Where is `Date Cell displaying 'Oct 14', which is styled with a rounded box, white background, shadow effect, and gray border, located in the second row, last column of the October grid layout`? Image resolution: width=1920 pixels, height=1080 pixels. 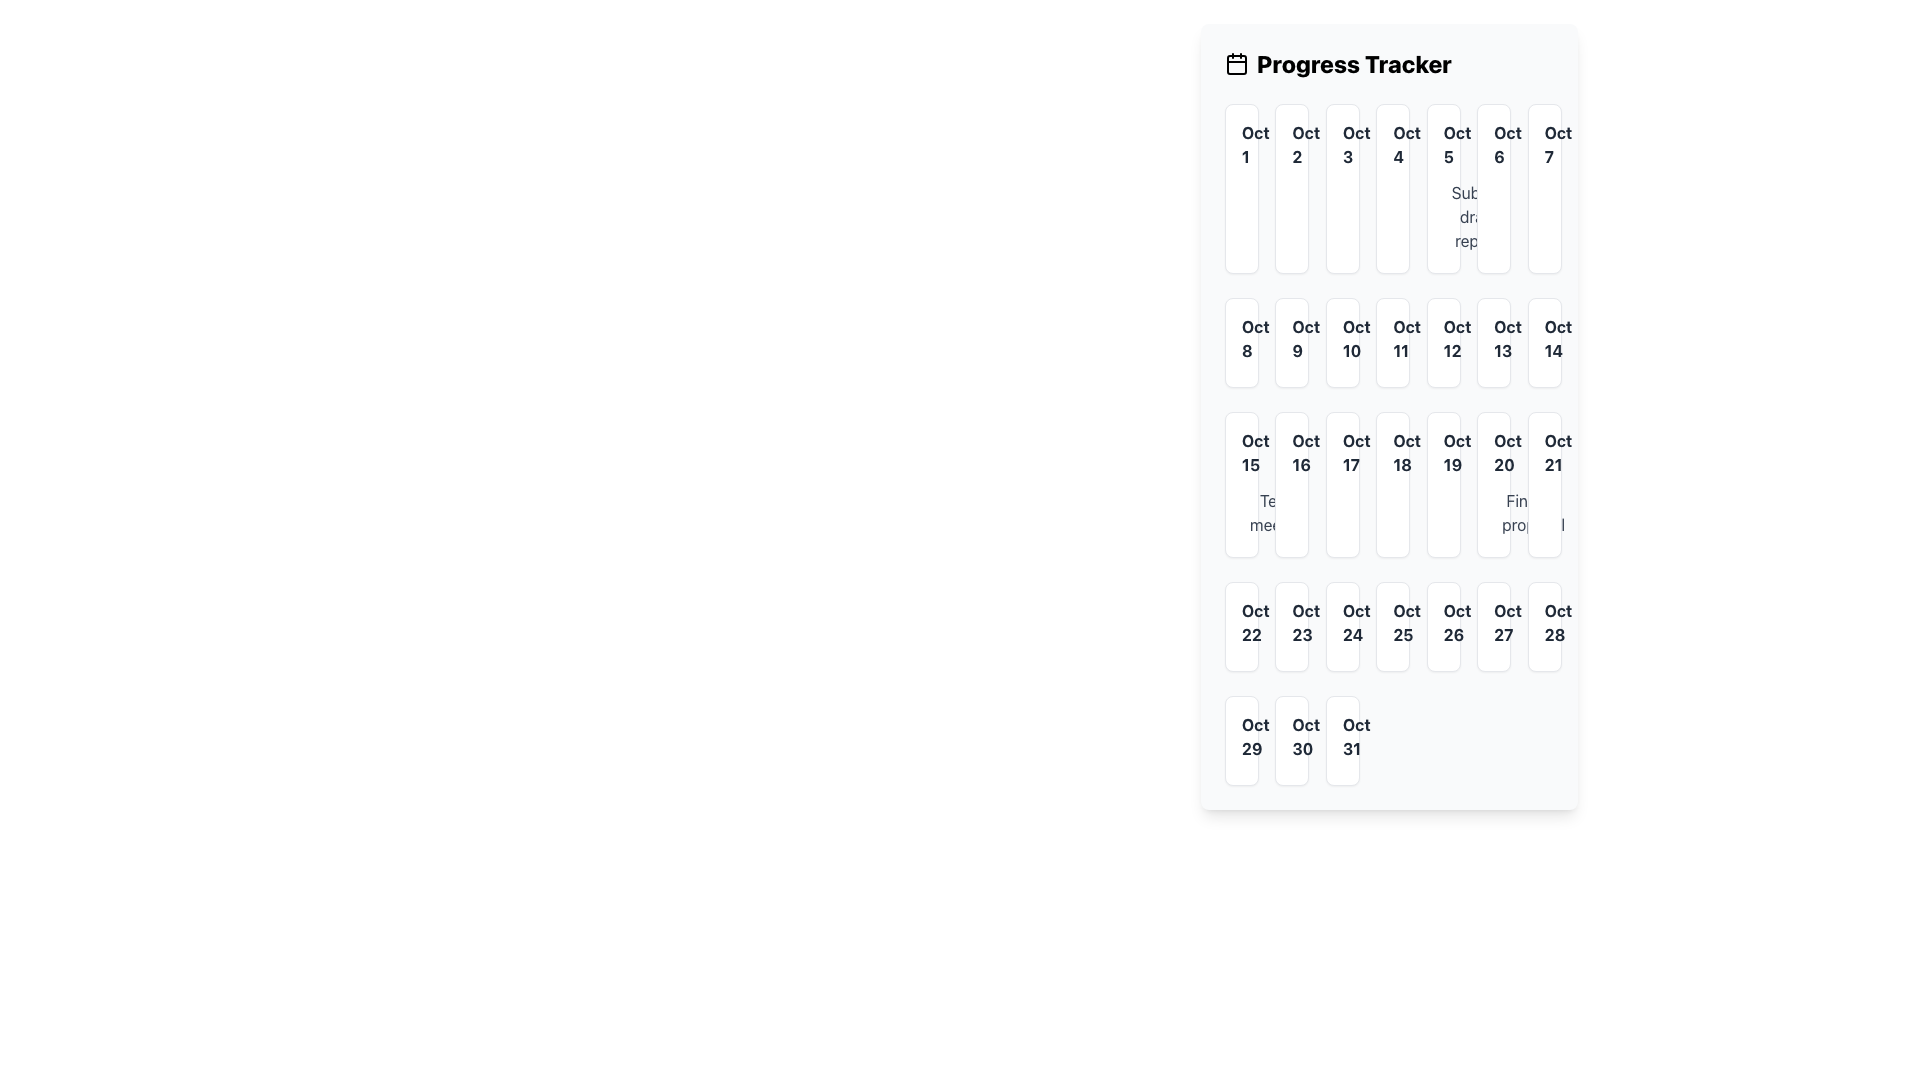 Date Cell displaying 'Oct 14', which is styled with a rounded box, white background, shadow effect, and gray border, located in the second row, last column of the October grid layout is located at coordinates (1543, 342).